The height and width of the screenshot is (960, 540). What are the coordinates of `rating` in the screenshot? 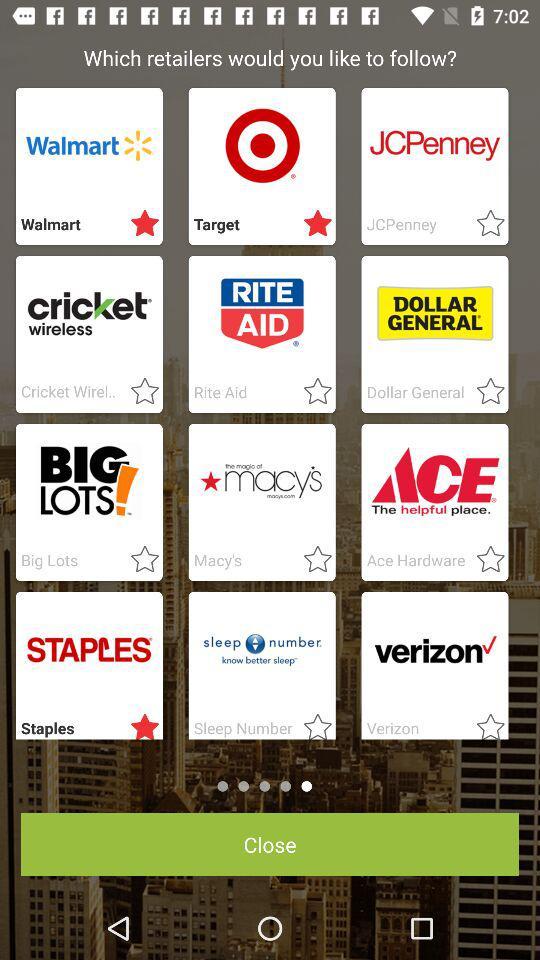 It's located at (312, 560).